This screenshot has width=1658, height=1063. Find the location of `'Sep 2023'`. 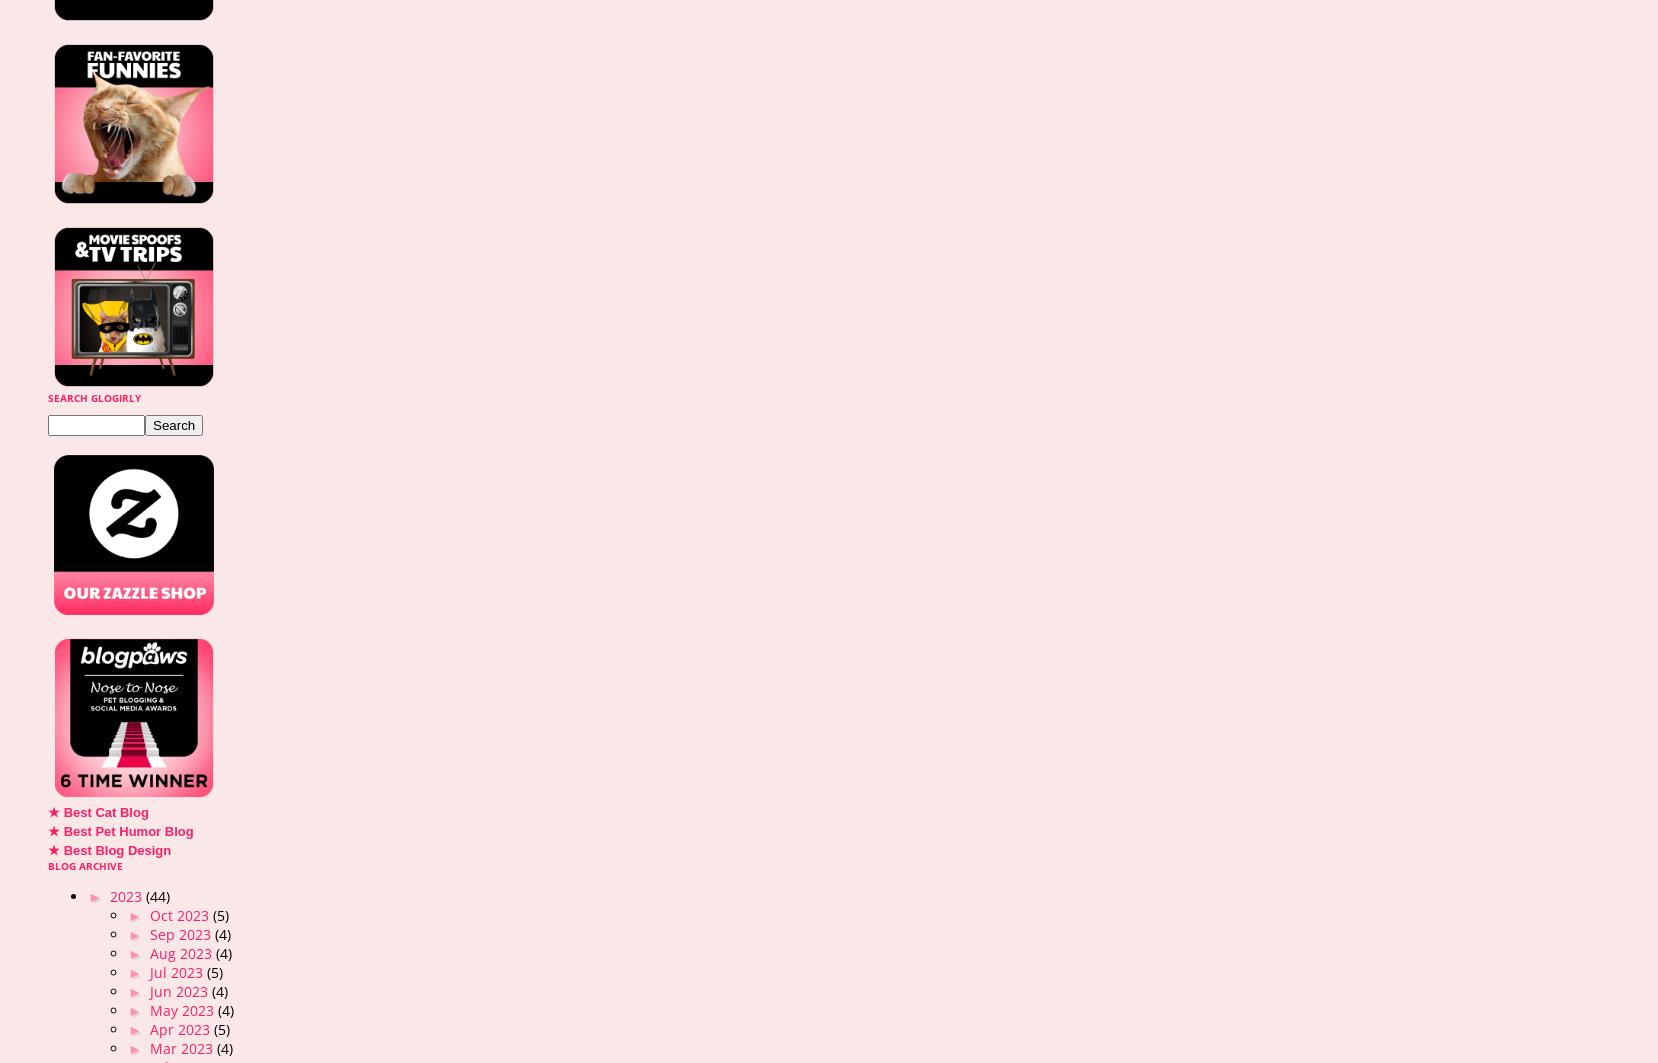

'Sep 2023' is located at coordinates (181, 933).